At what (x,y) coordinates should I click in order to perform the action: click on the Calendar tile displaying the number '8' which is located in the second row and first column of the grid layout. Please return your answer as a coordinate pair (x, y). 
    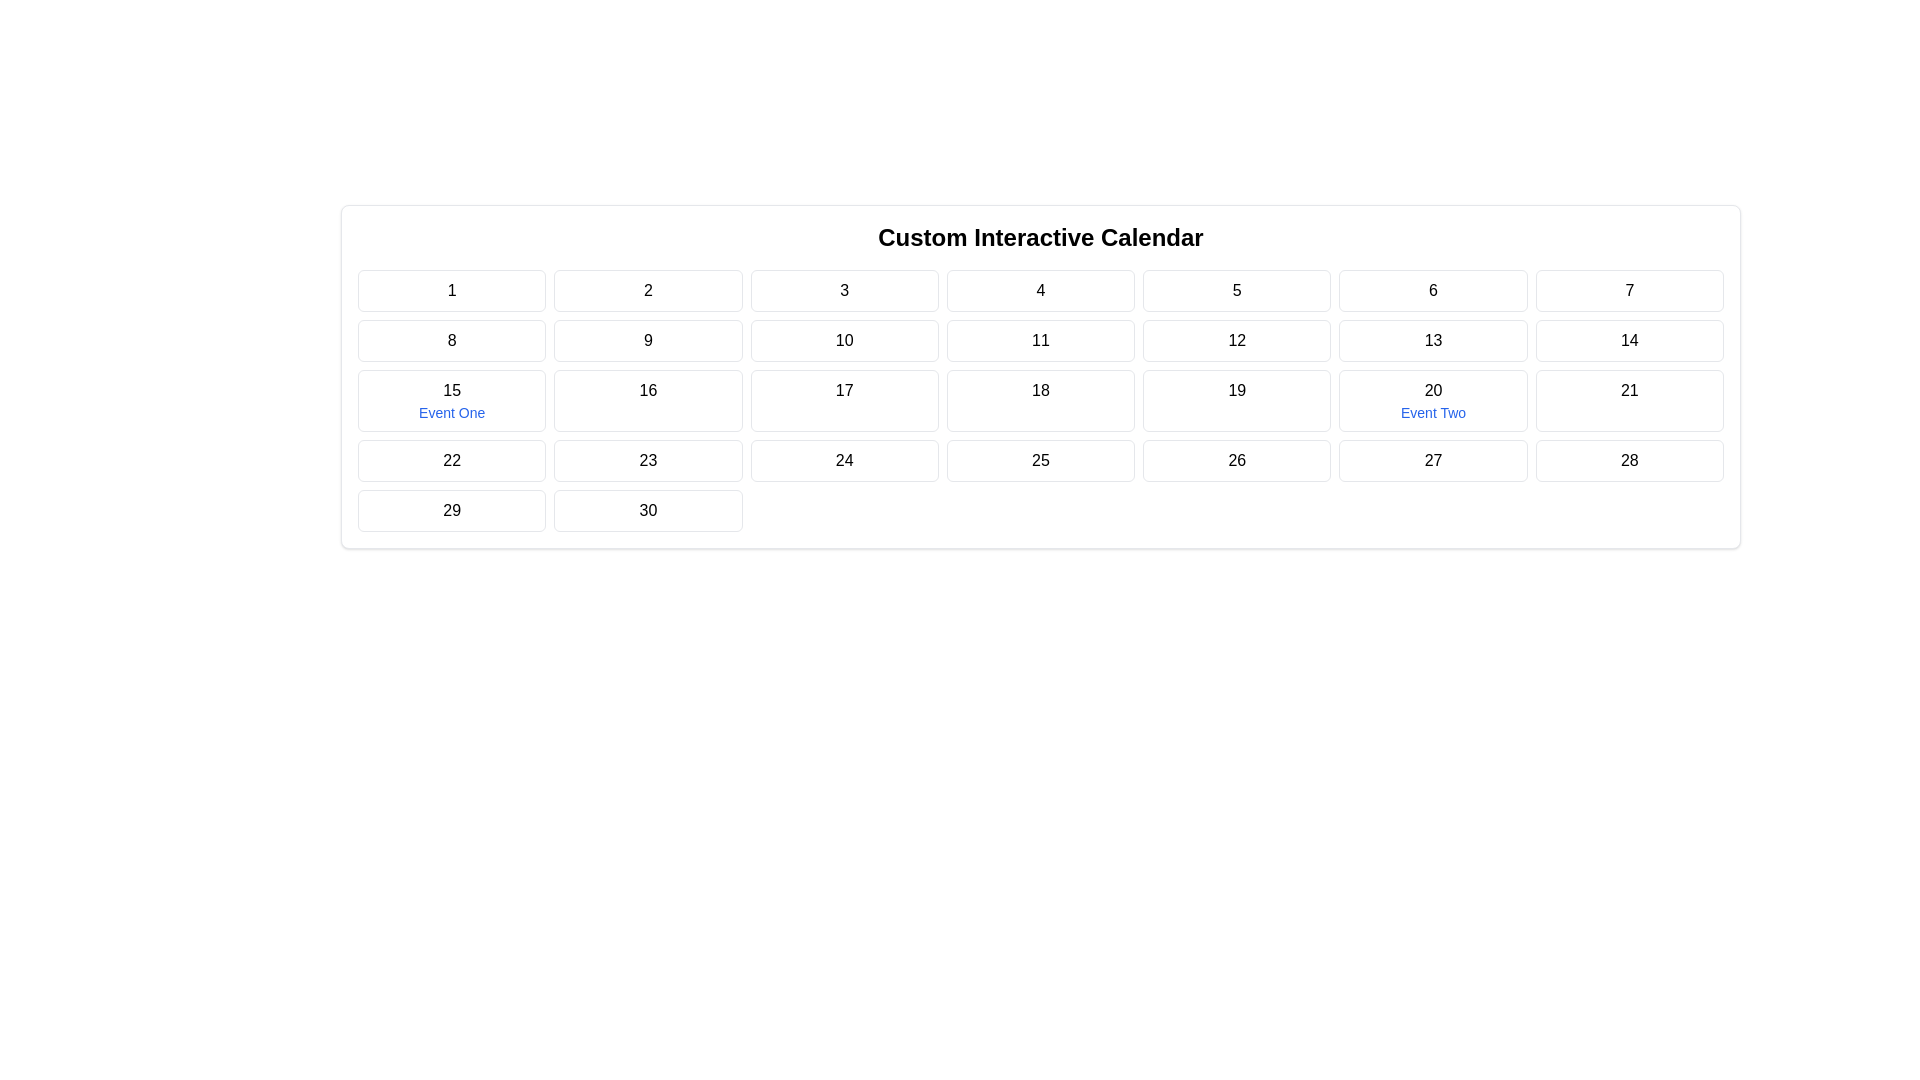
    Looking at the image, I should click on (451, 339).